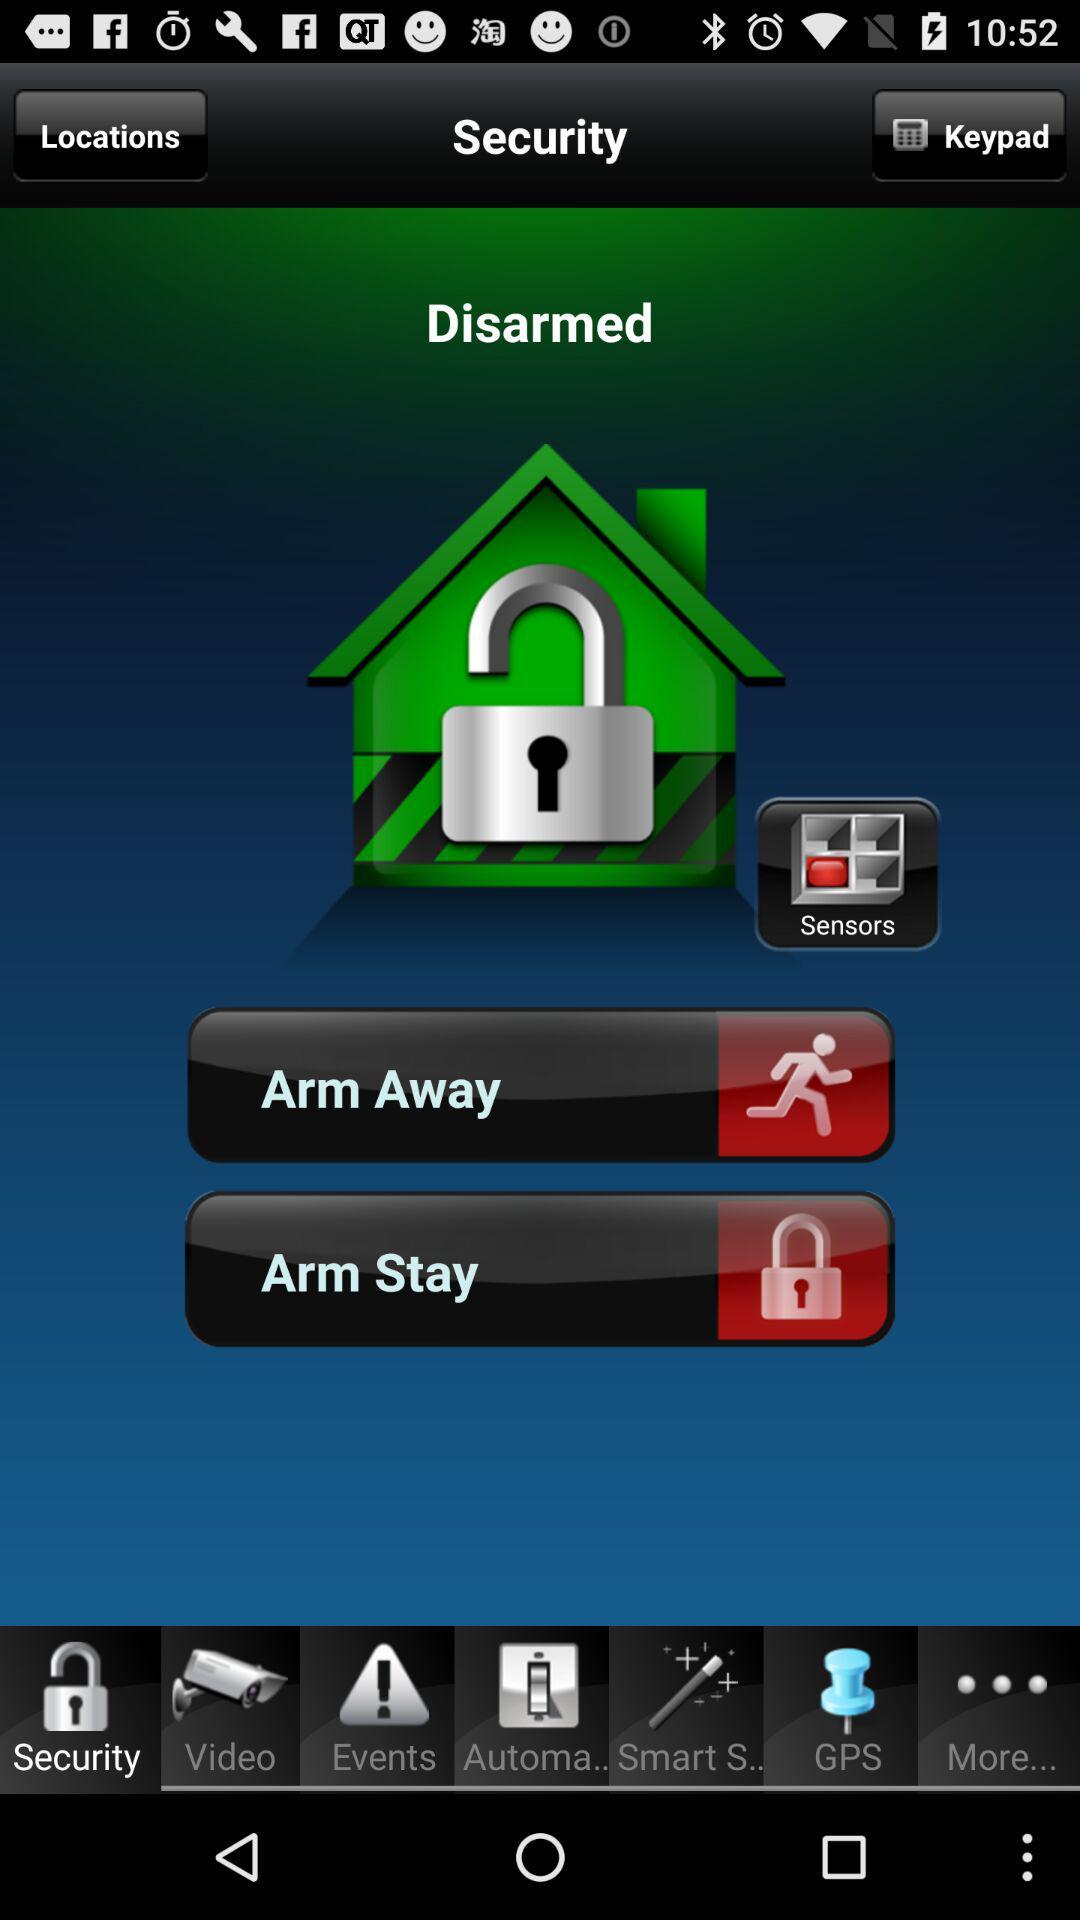 The height and width of the screenshot is (1920, 1080). What do you see at coordinates (1002, 1685) in the screenshot?
I see `the icon which is above the more` at bounding box center [1002, 1685].